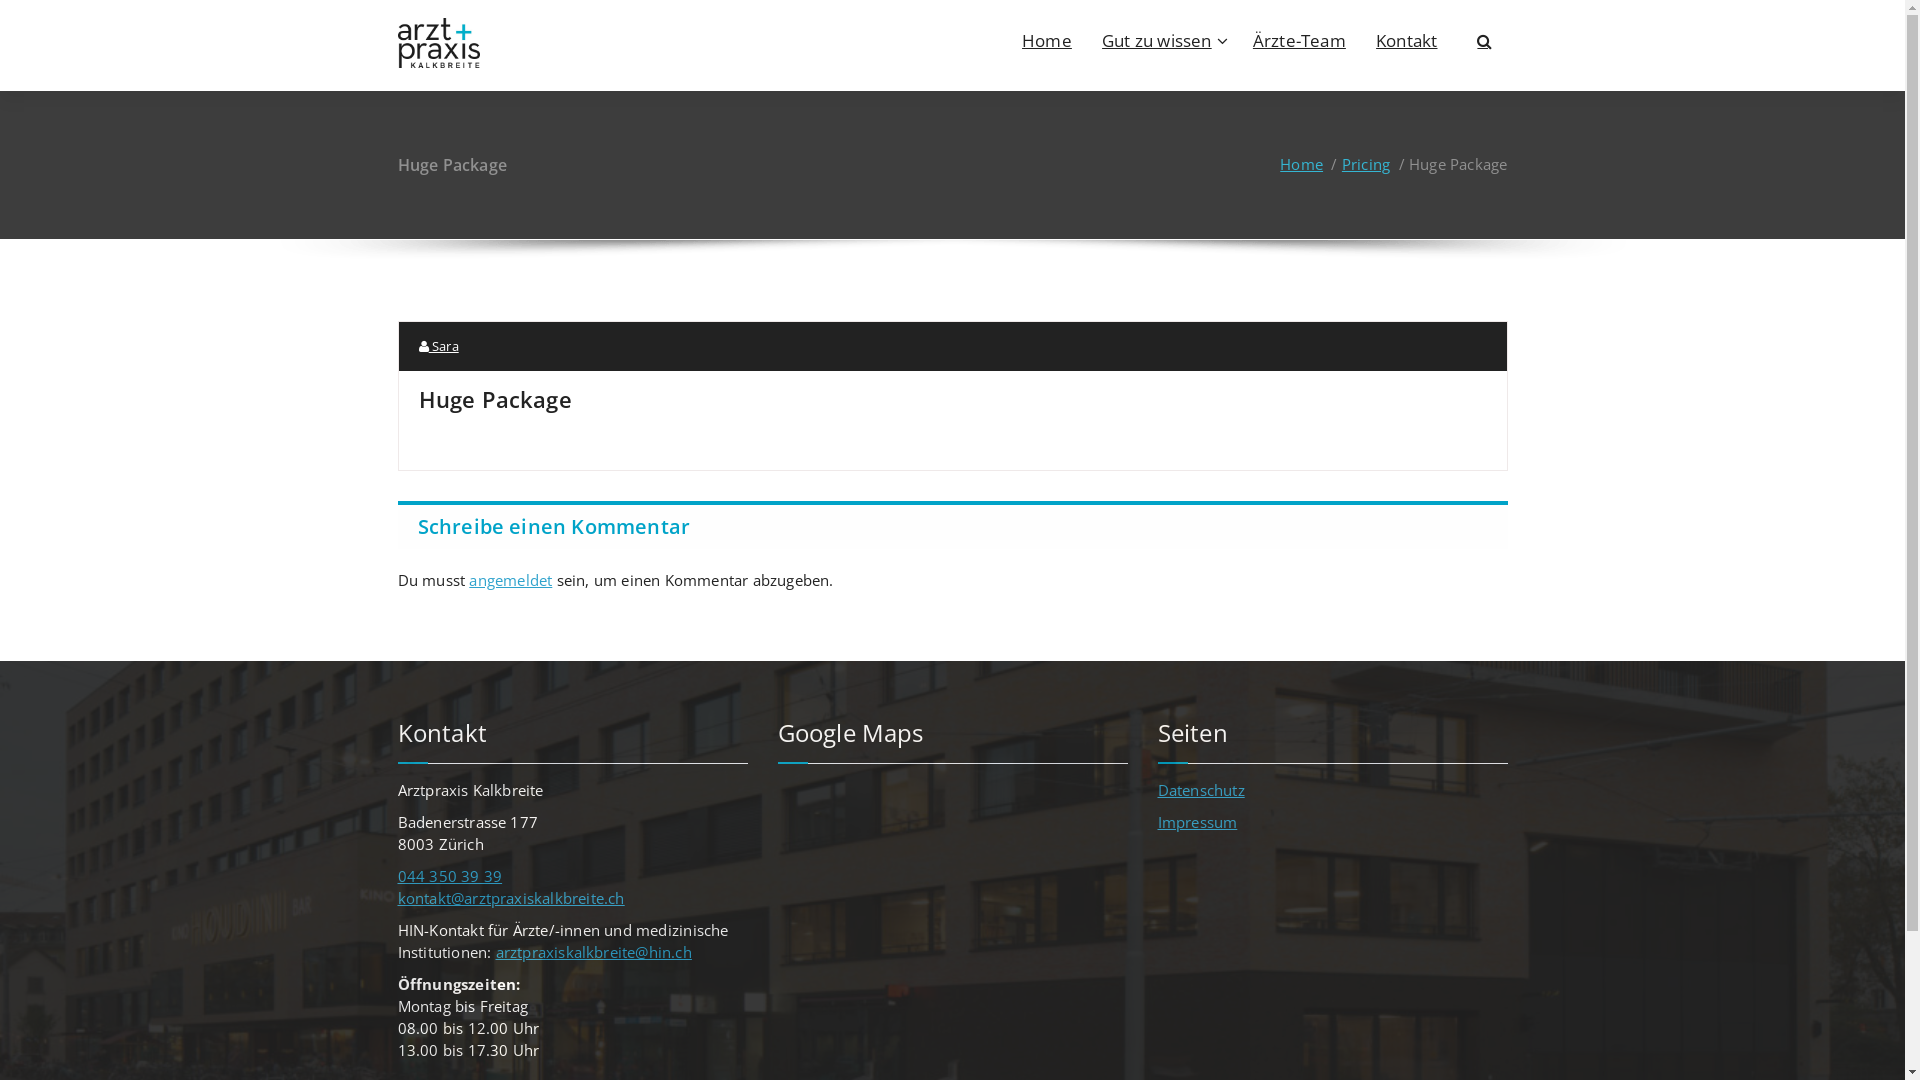 This screenshot has height=1080, width=1920. I want to click on 'Datenschutz', so click(1200, 789).